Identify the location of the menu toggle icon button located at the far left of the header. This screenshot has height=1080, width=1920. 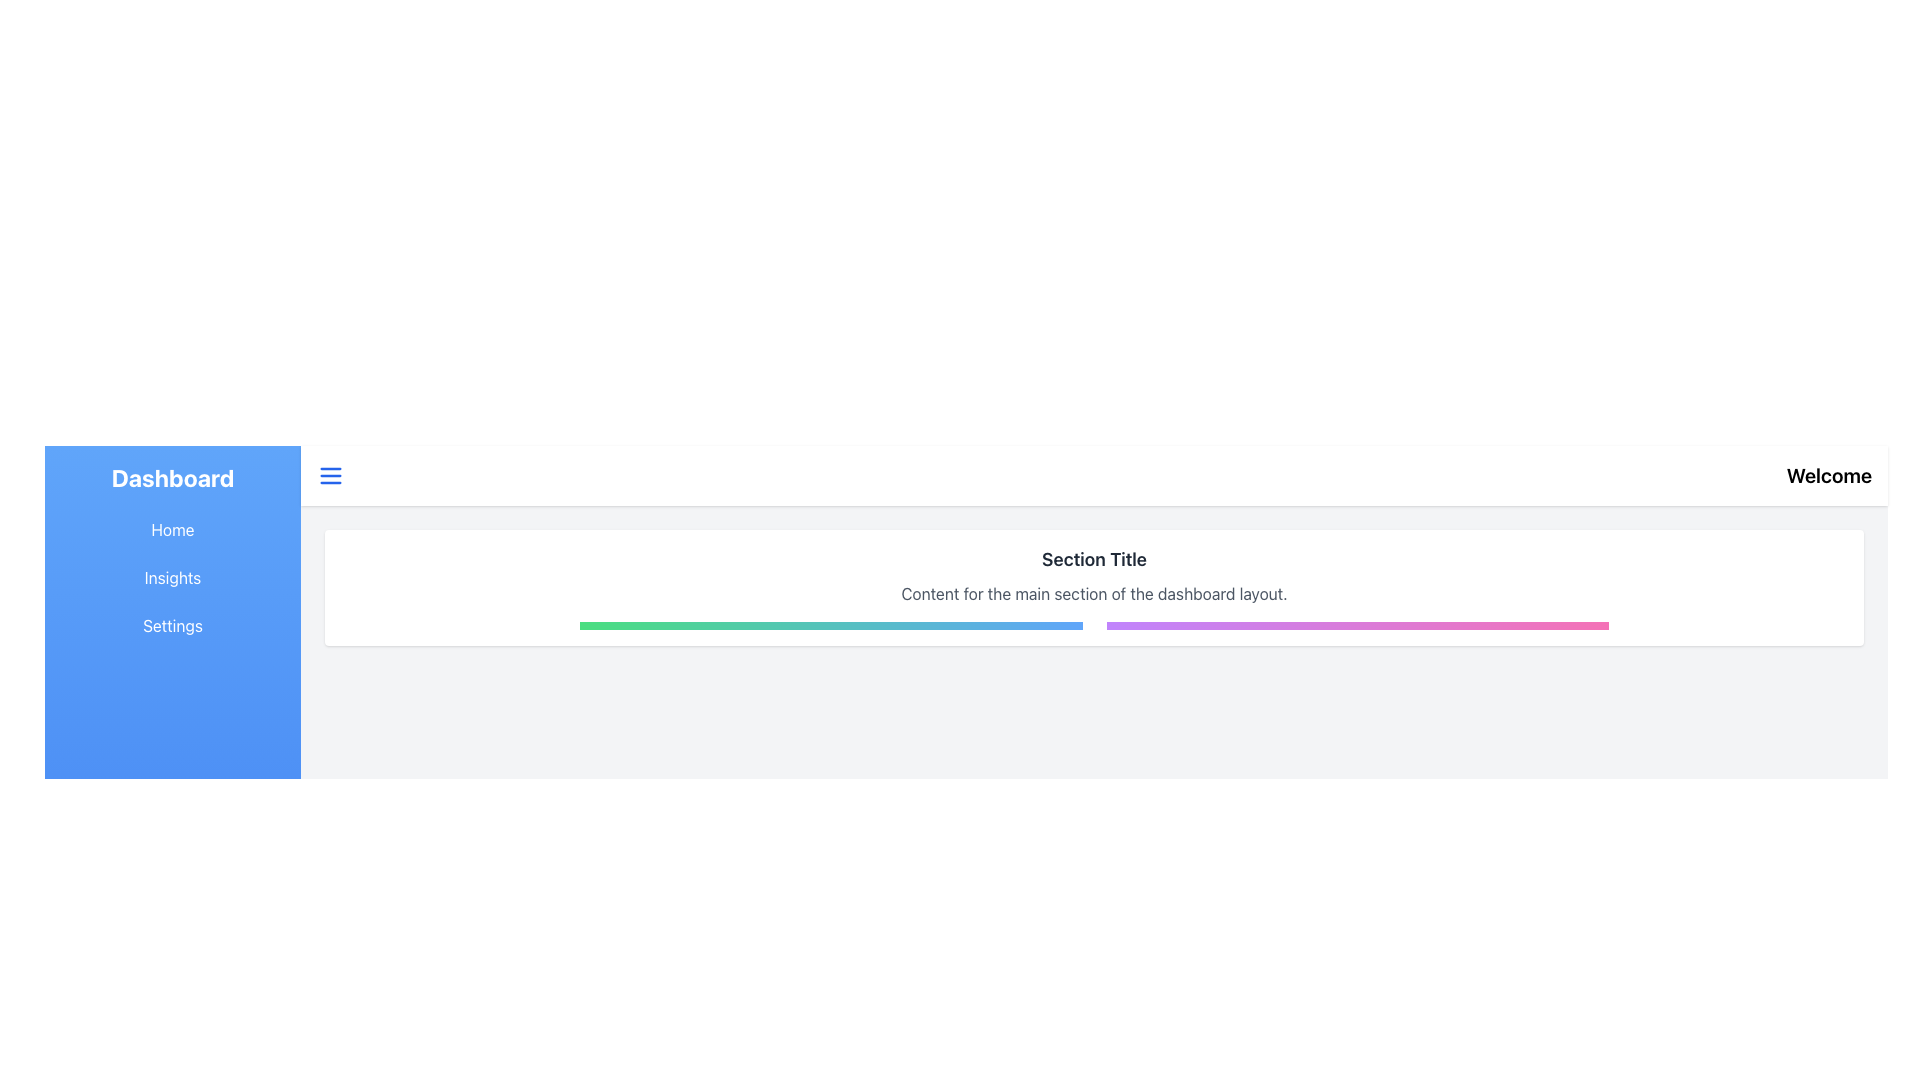
(331, 475).